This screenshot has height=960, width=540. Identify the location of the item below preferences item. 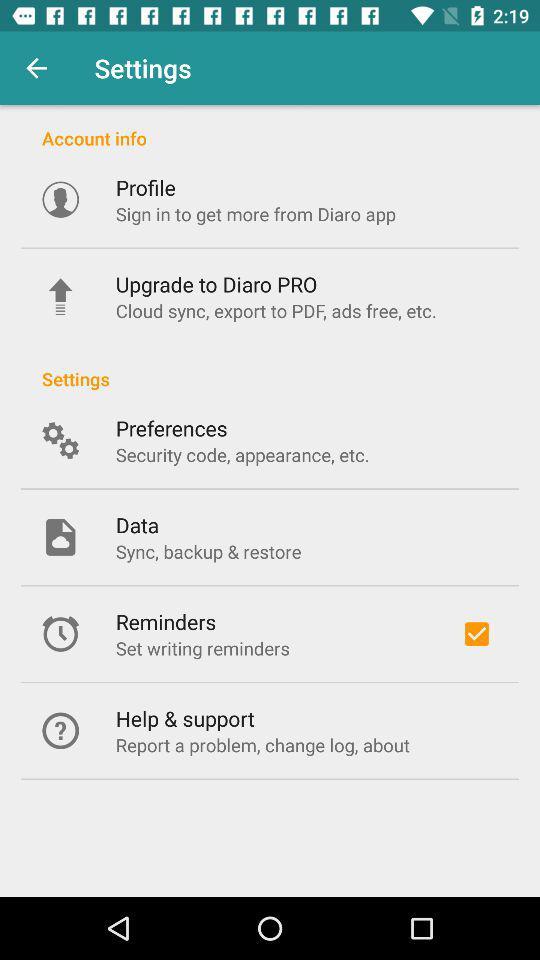
(242, 454).